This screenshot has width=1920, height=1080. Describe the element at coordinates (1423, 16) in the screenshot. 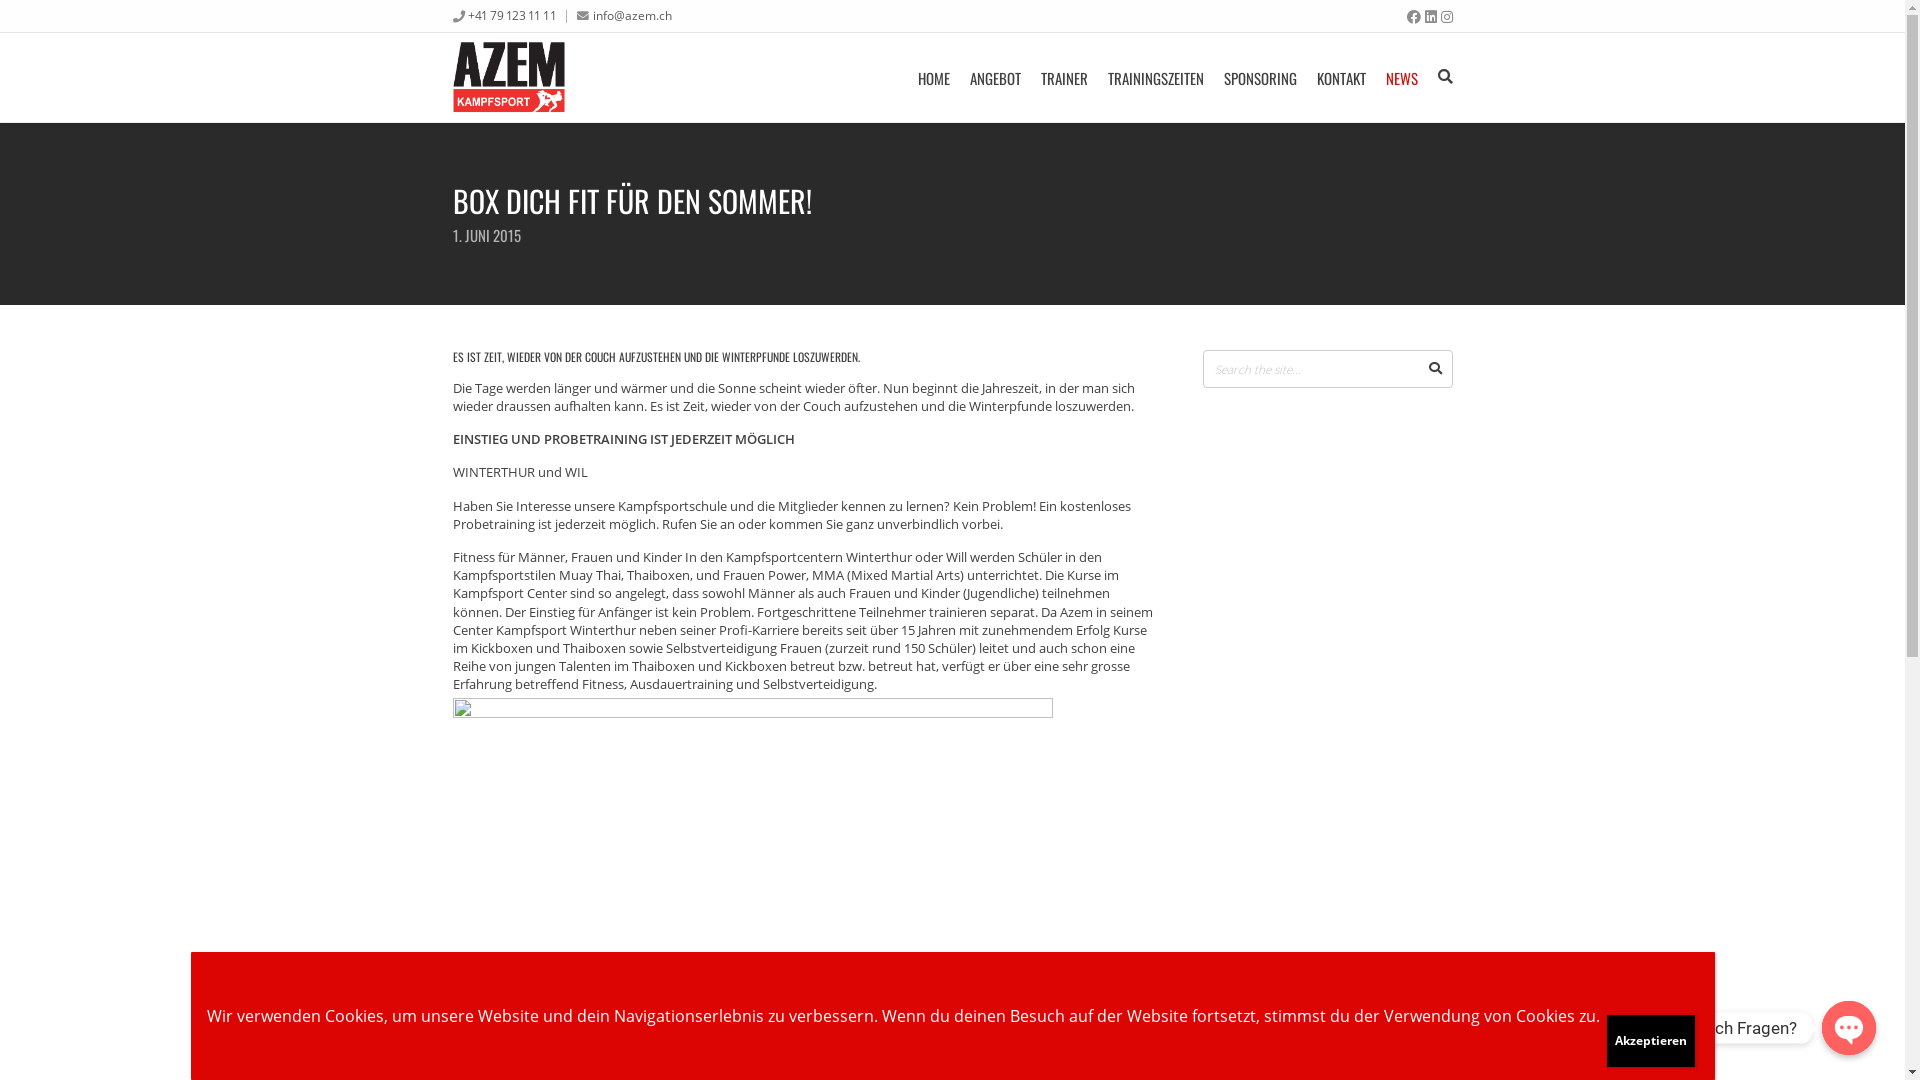

I see `'LinkedIn'` at that location.